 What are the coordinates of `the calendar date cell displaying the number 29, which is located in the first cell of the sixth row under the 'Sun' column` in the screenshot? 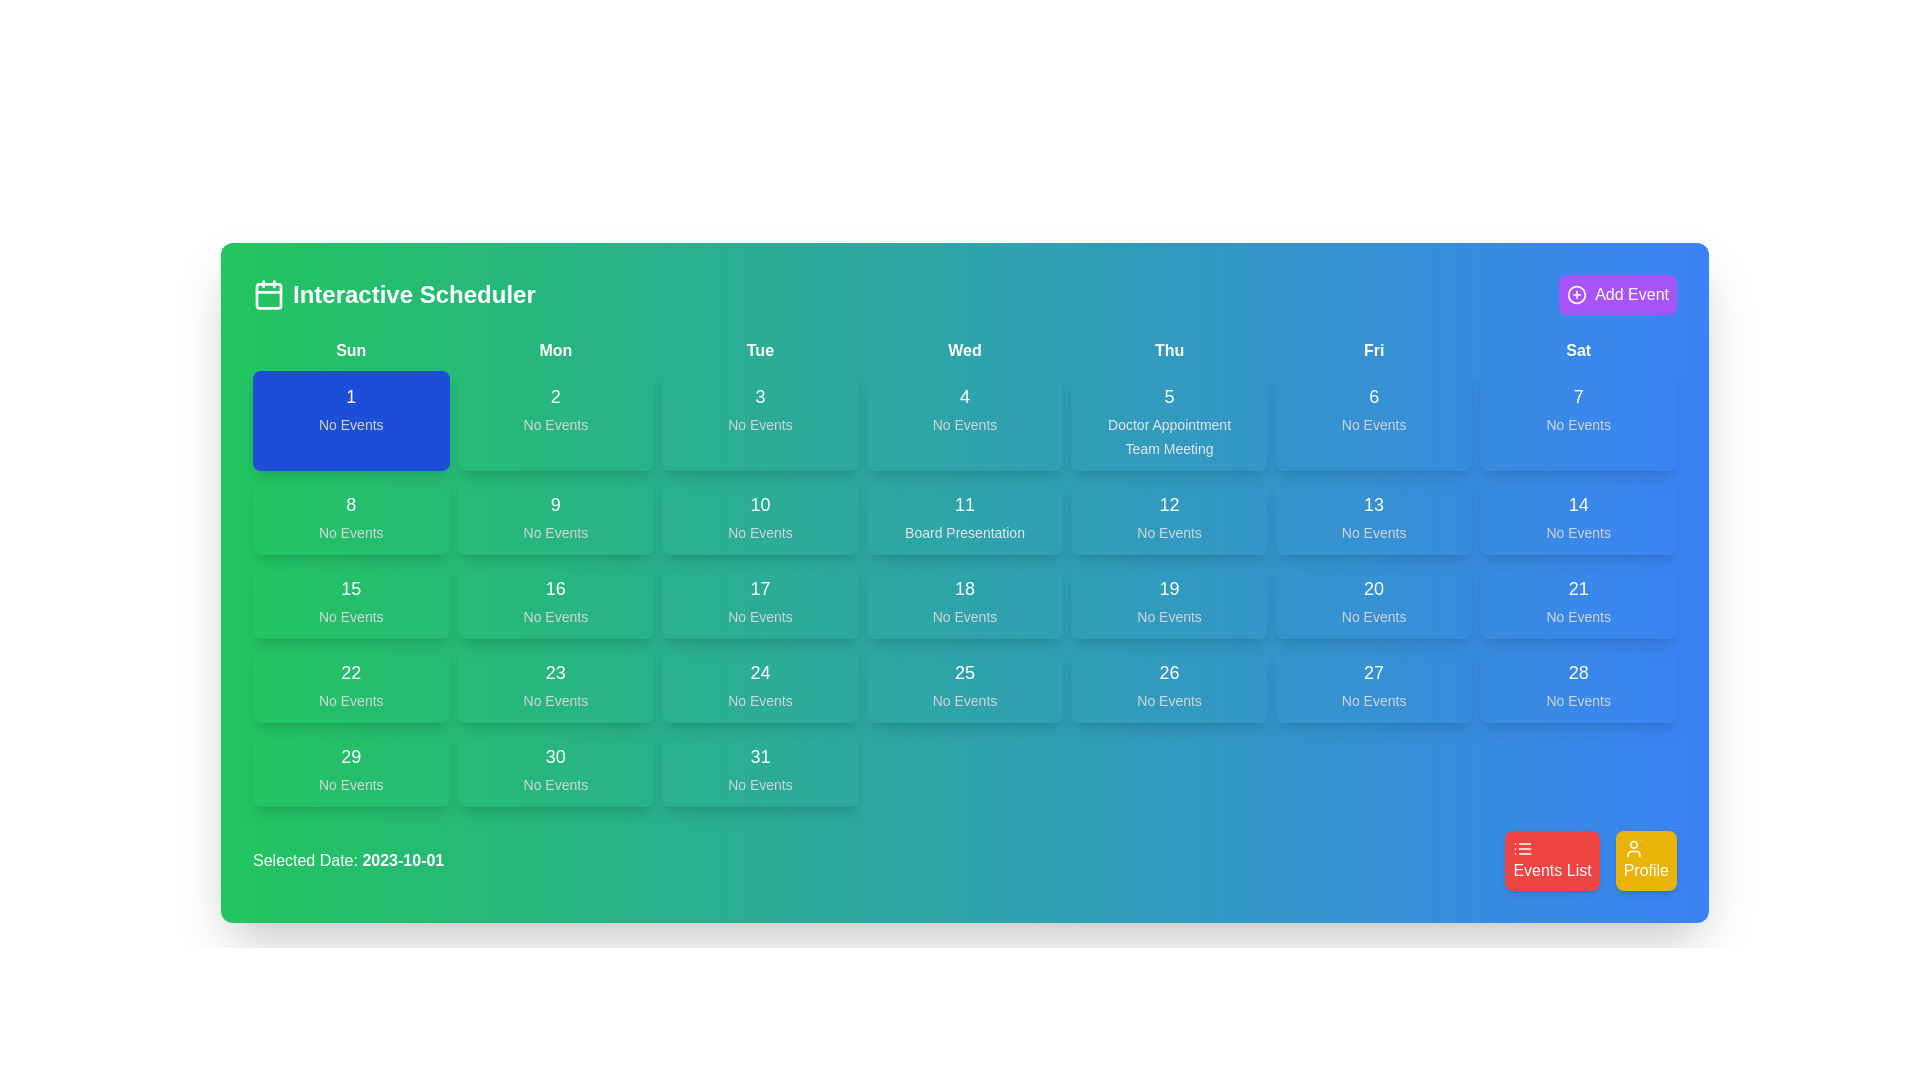 It's located at (351, 767).